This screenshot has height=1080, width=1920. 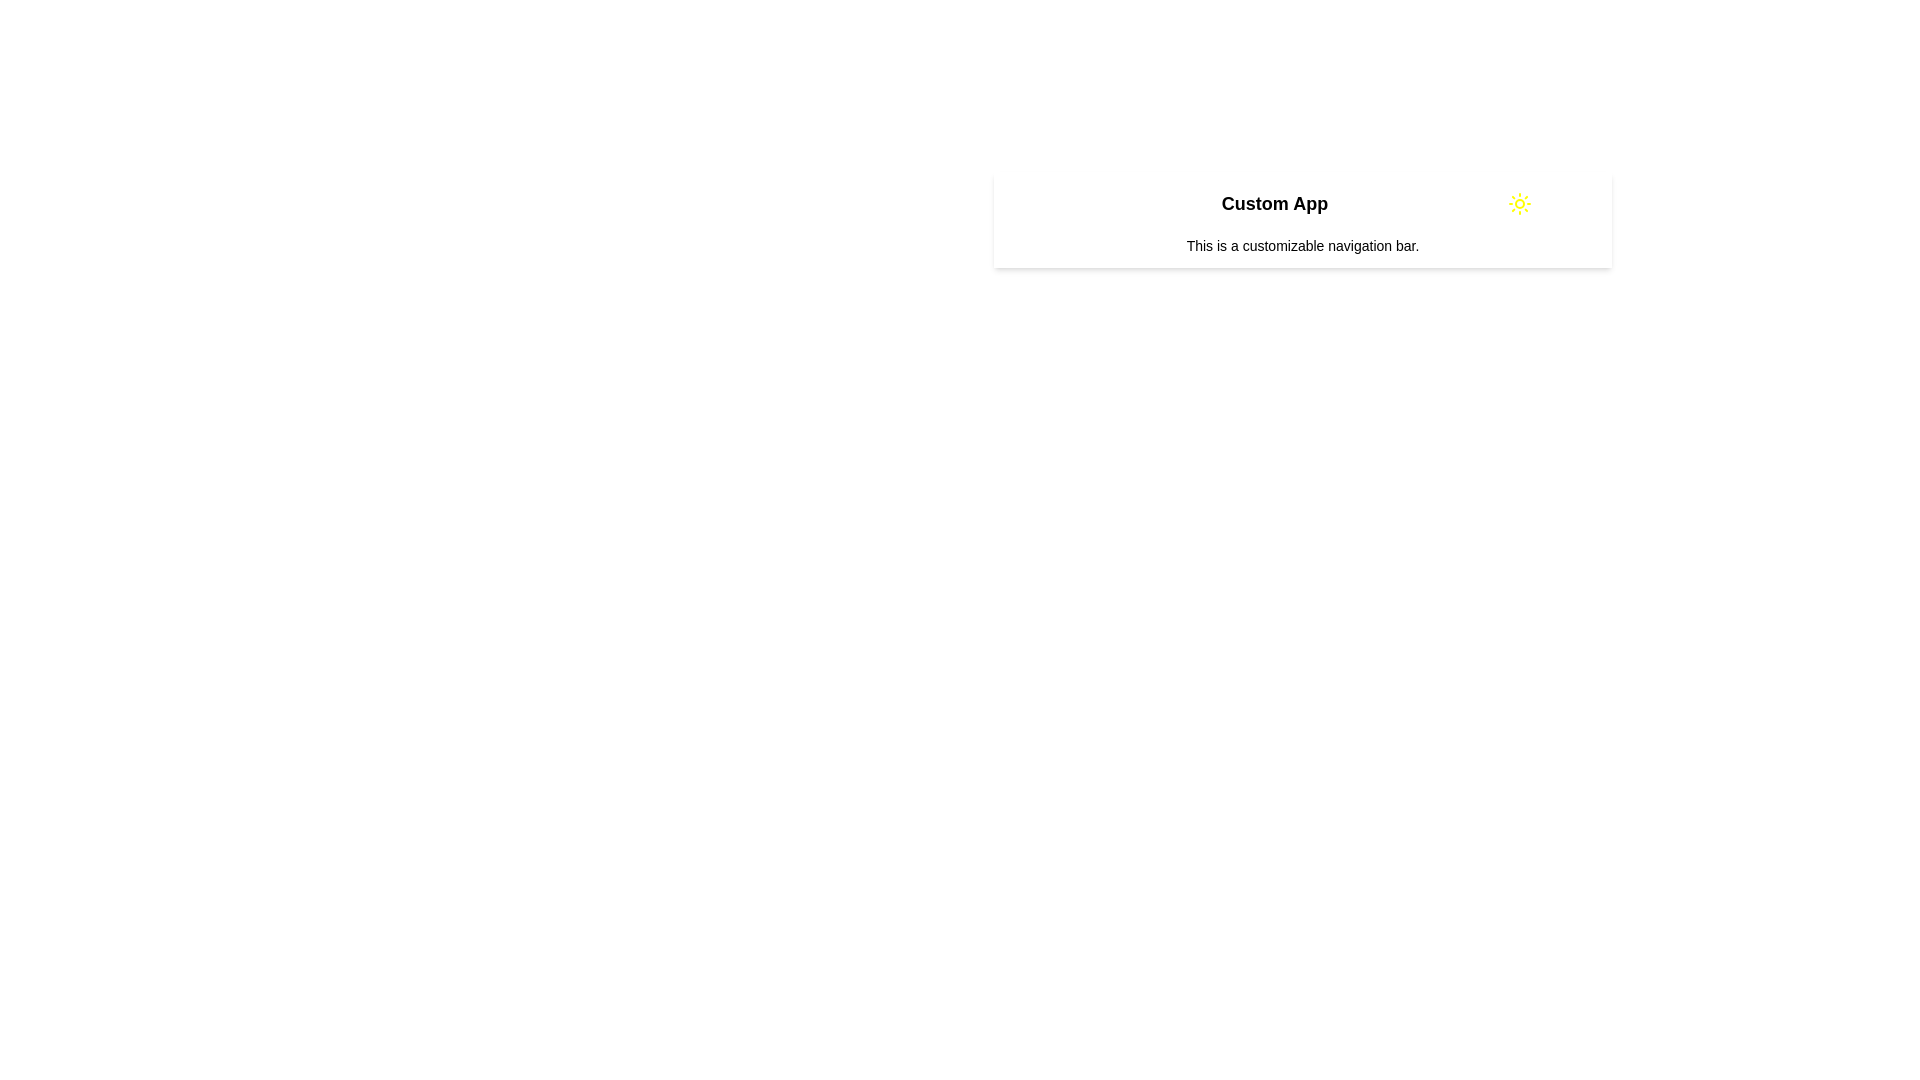 What do you see at coordinates (1574, 204) in the screenshot?
I see `the settings icon to access the settings` at bounding box center [1574, 204].